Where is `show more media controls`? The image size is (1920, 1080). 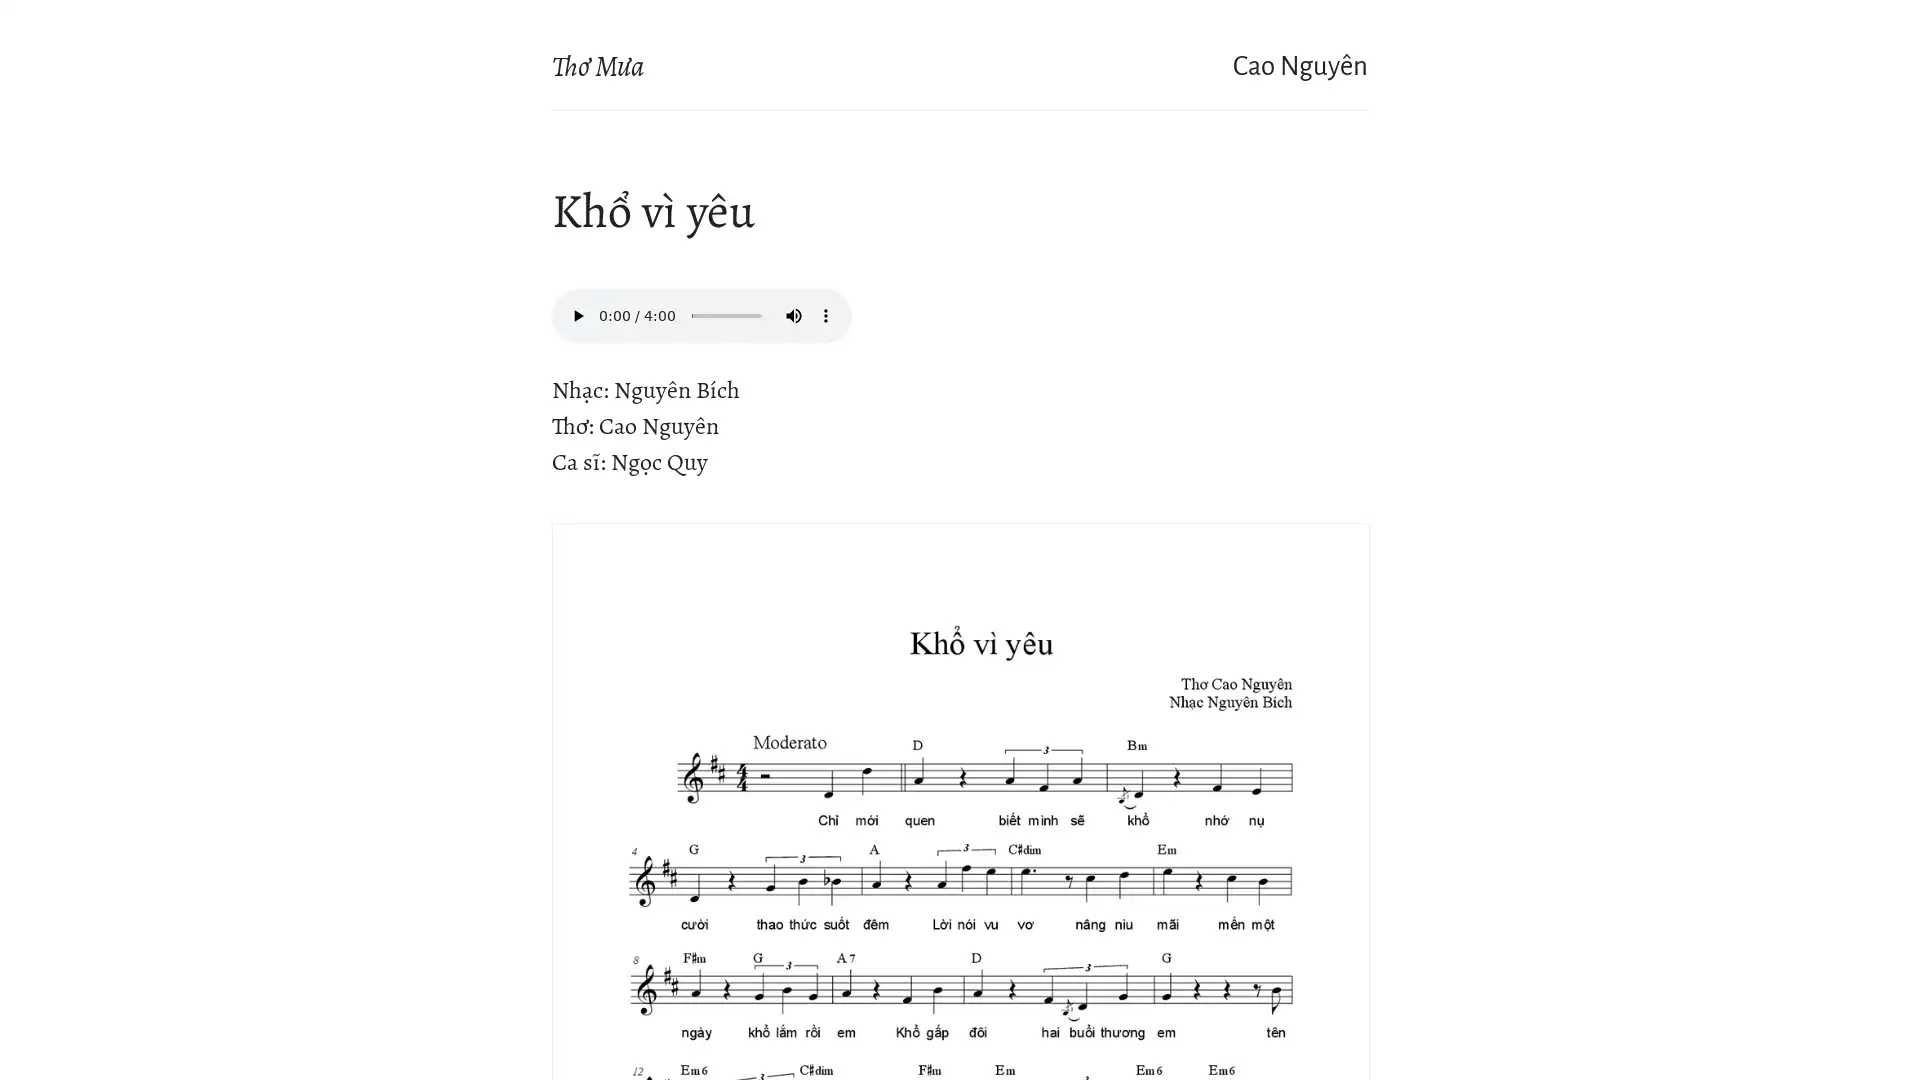
show more media controls is located at coordinates (825, 315).